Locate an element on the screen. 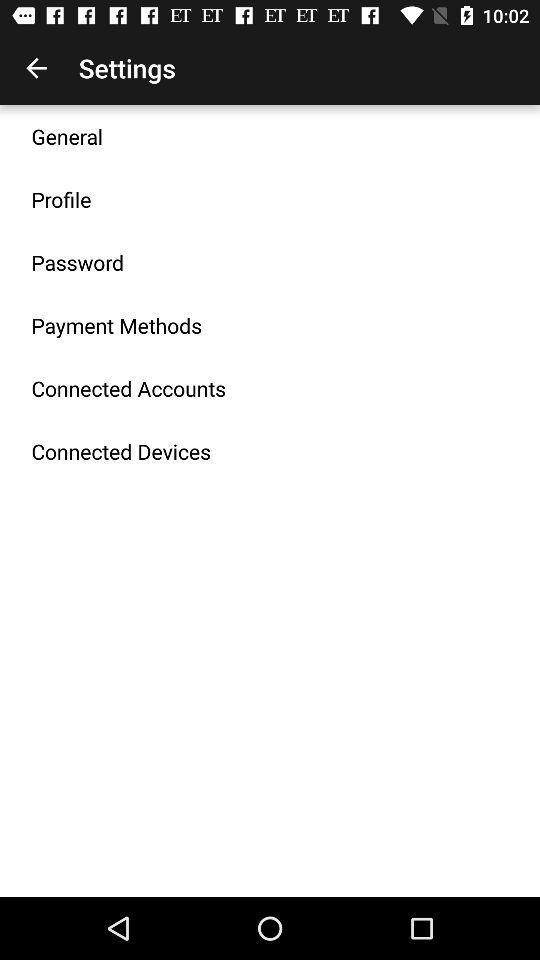 This screenshot has height=960, width=540. item above payment methods is located at coordinates (76, 261).